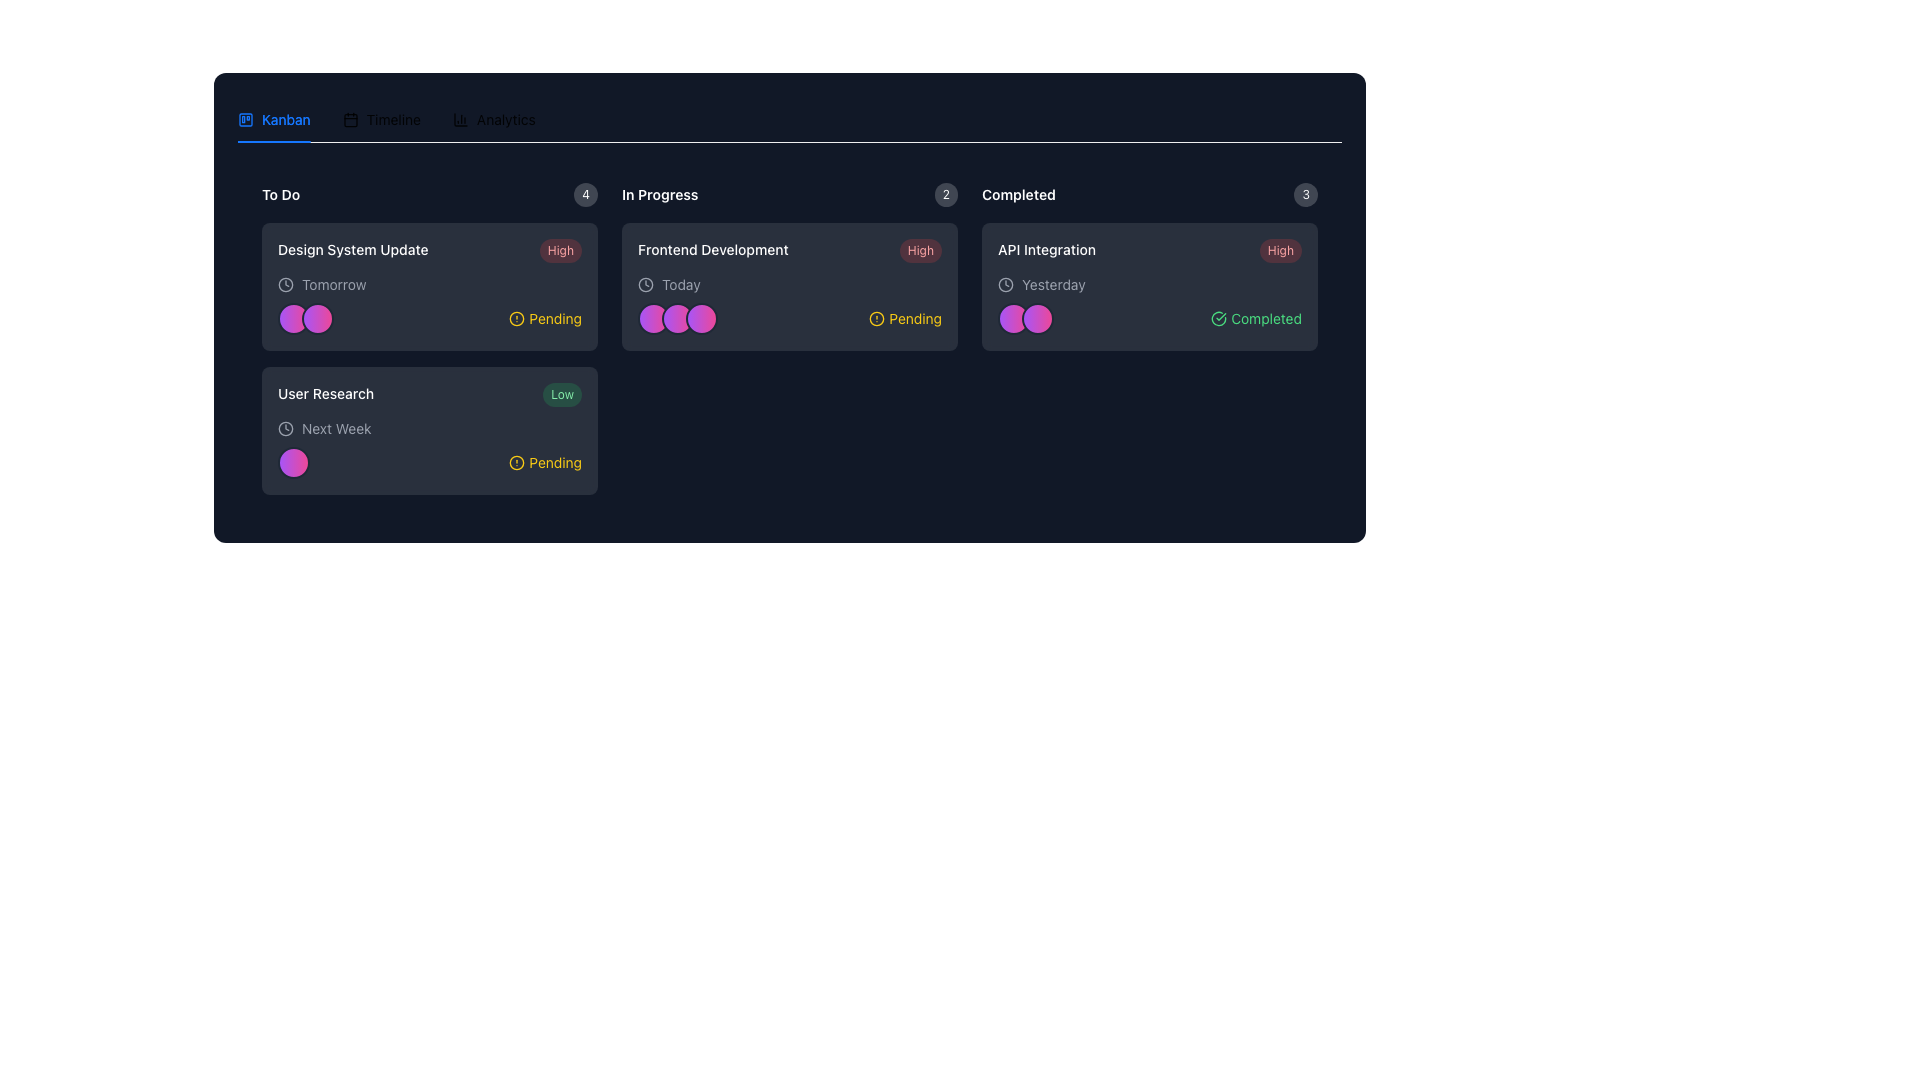 This screenshot has height=1080, width=1920. I want to click on the 'User Research' Text label, which is displayed in a white medium-weight font against a dark background, located in the lower-left section of the 'To Do' column, so click(326, 393).